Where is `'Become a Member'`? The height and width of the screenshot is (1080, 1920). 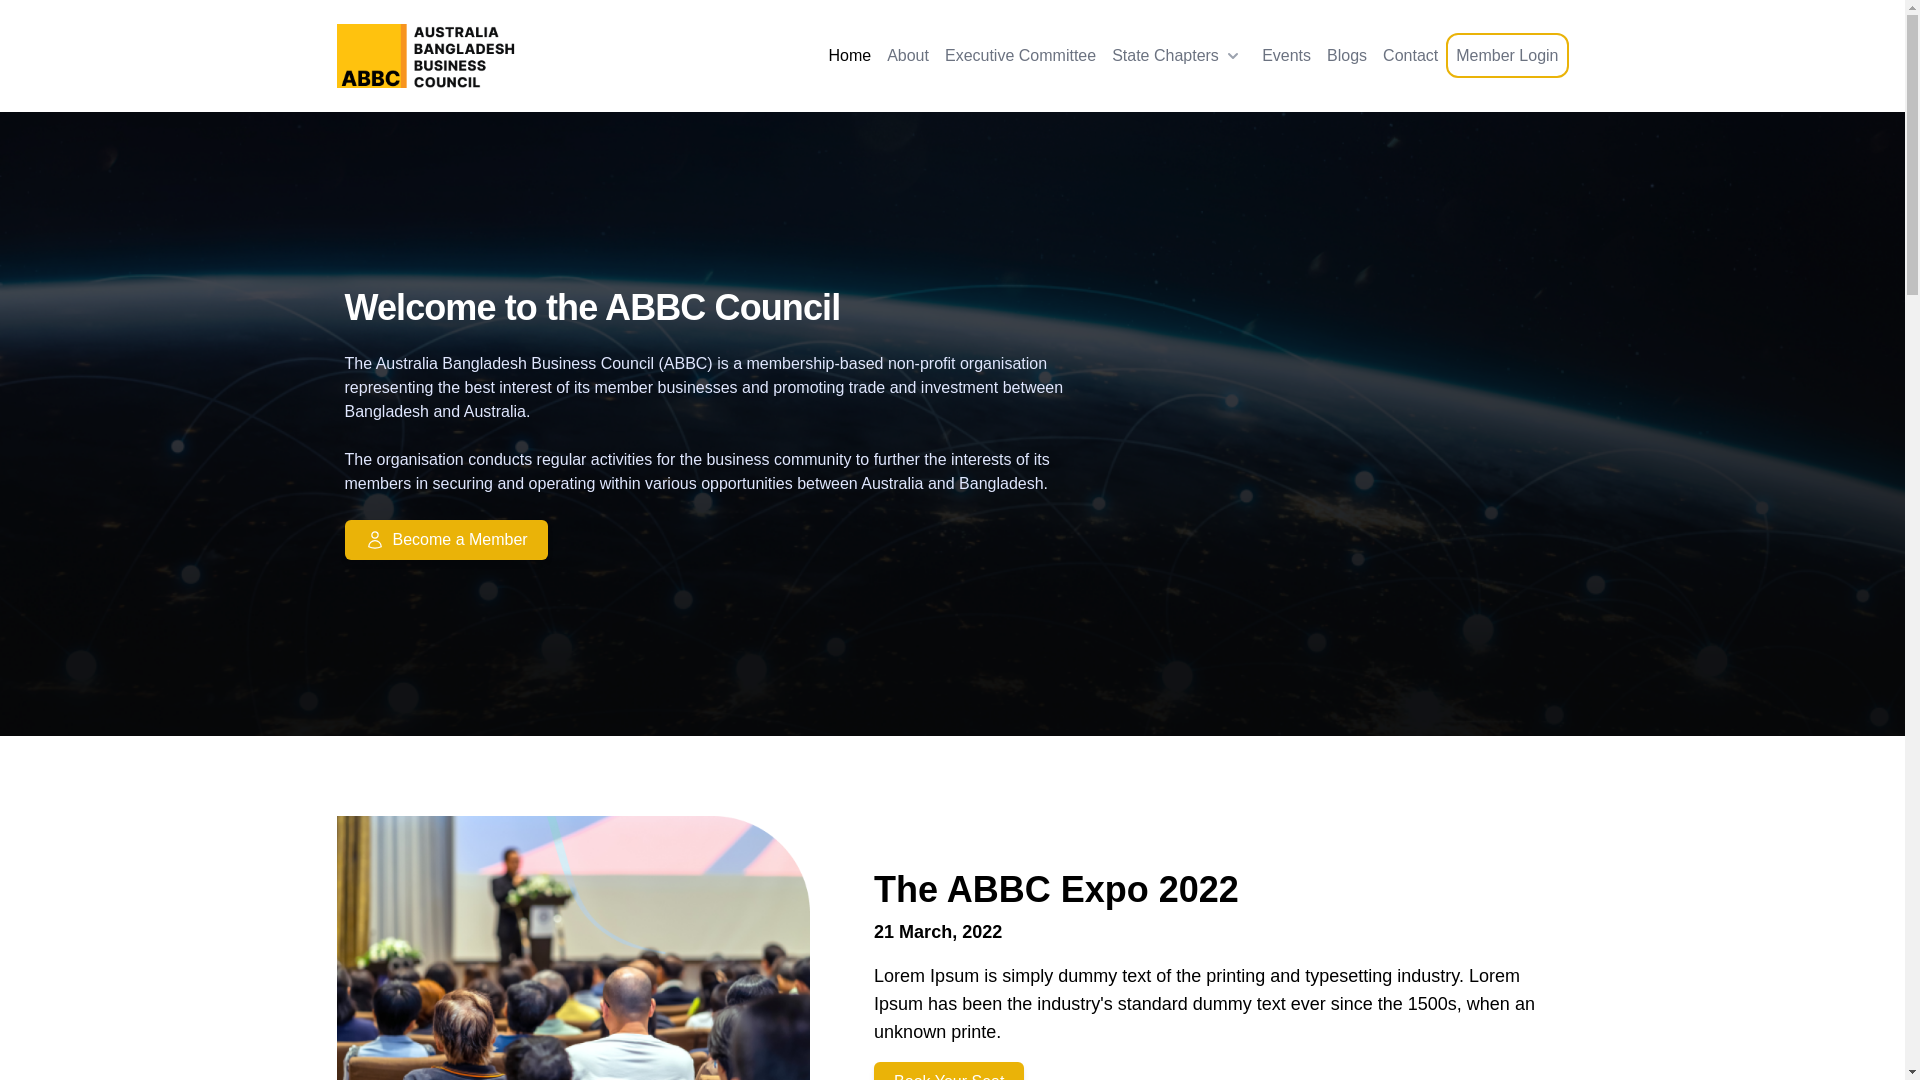 'Become a Member' is located at coordinates (344, 540).